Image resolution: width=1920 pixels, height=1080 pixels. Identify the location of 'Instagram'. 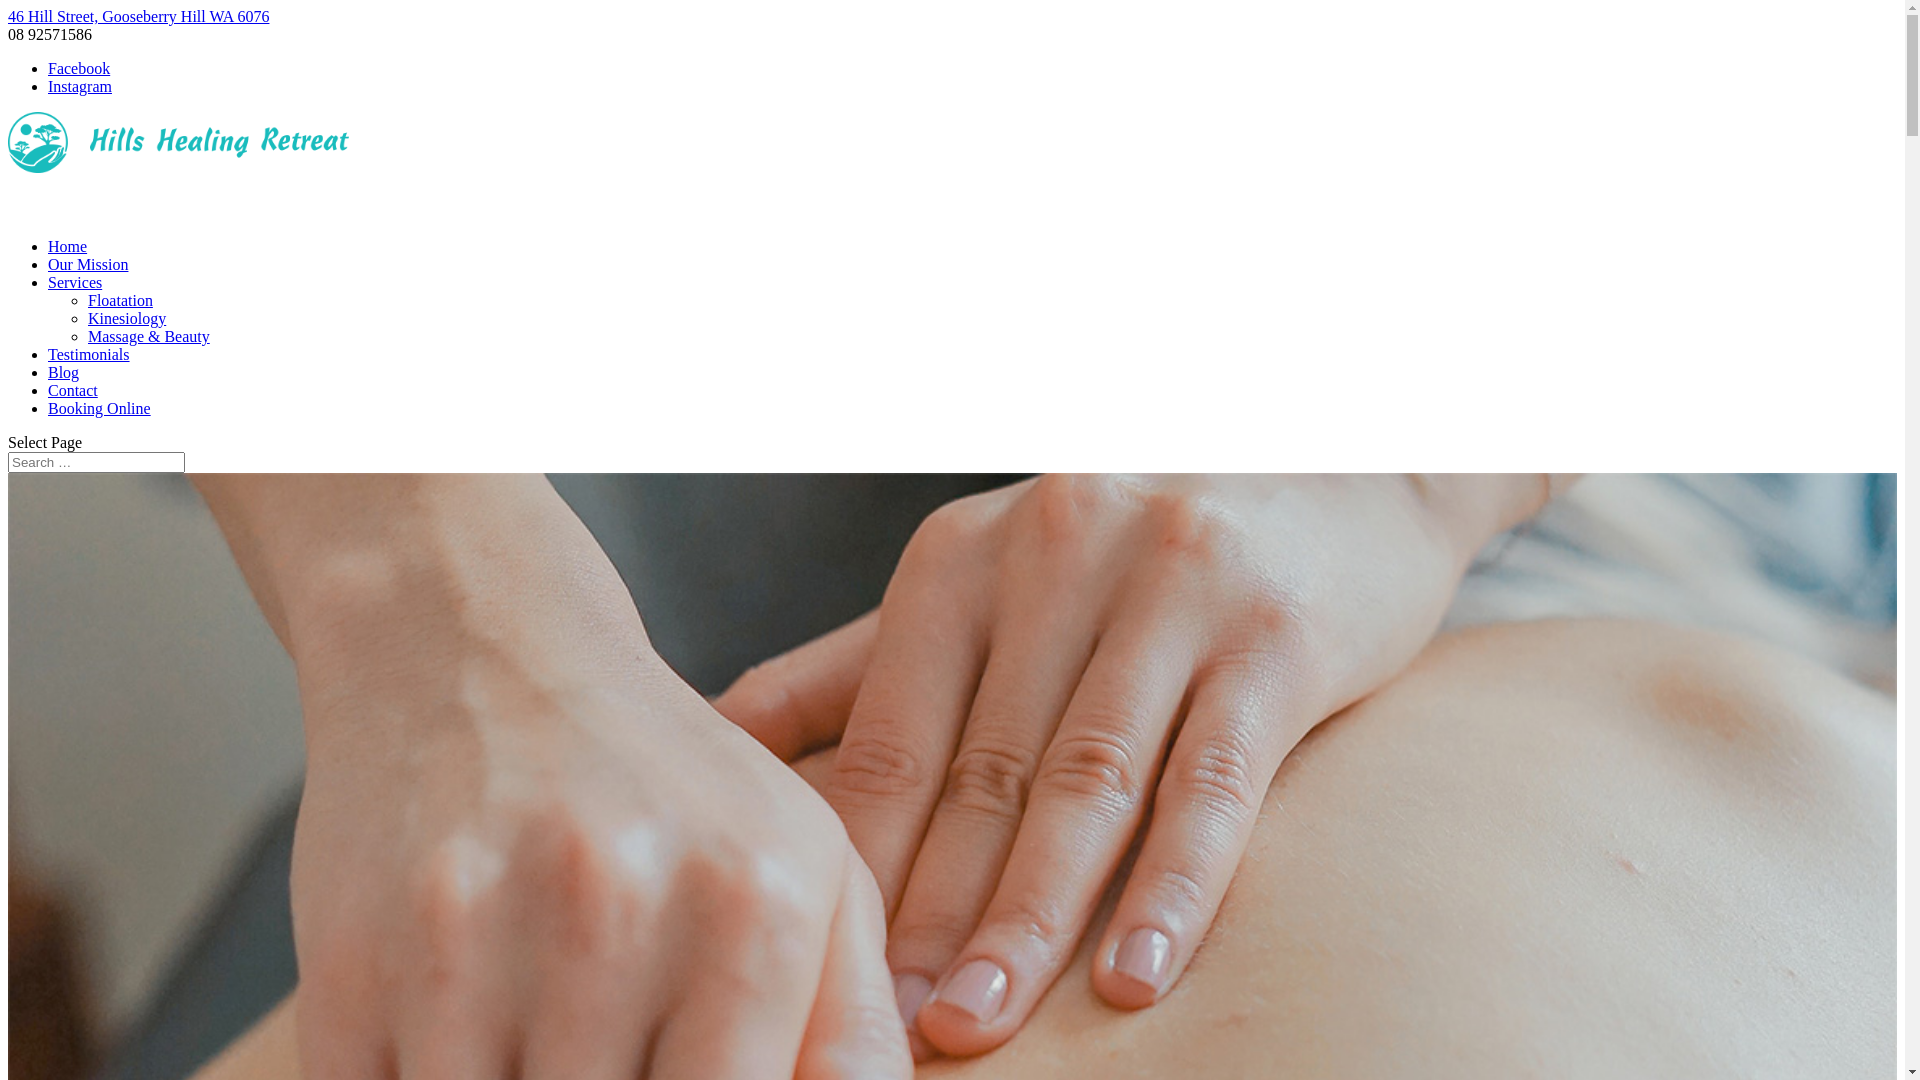
(80, 85).